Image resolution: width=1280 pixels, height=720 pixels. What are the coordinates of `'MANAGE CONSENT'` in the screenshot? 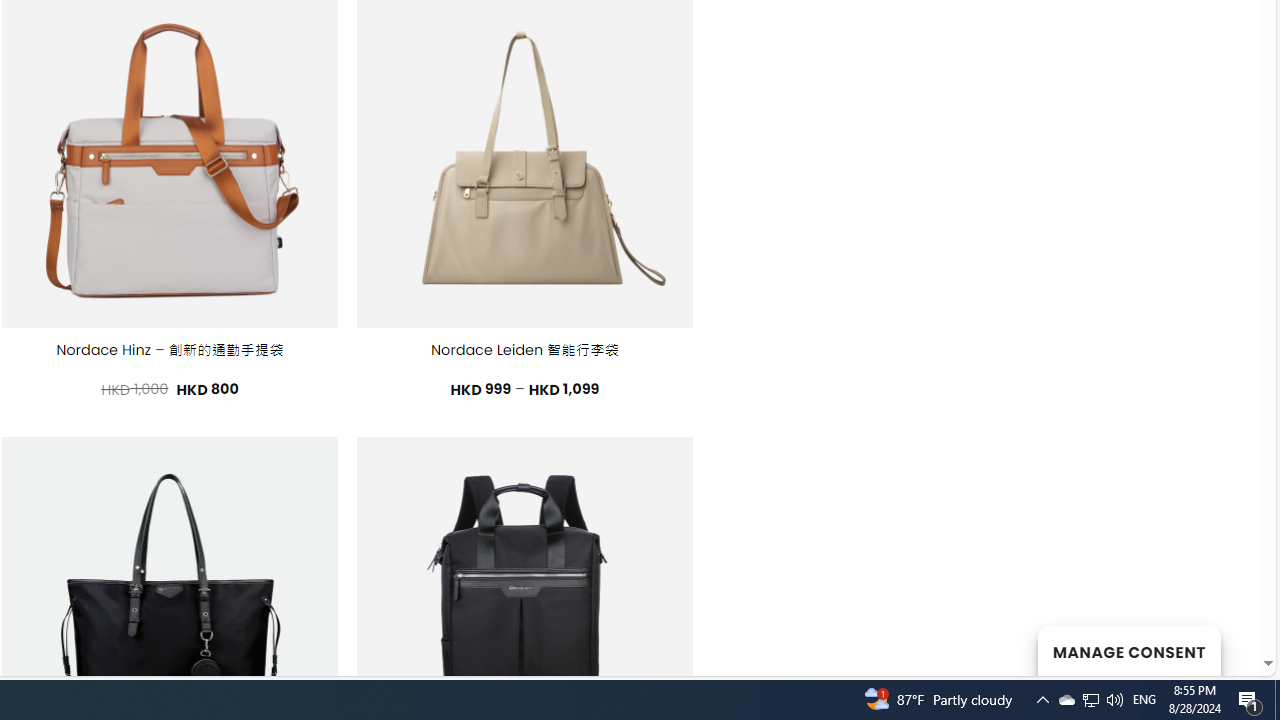 It's located at (1128, 650).